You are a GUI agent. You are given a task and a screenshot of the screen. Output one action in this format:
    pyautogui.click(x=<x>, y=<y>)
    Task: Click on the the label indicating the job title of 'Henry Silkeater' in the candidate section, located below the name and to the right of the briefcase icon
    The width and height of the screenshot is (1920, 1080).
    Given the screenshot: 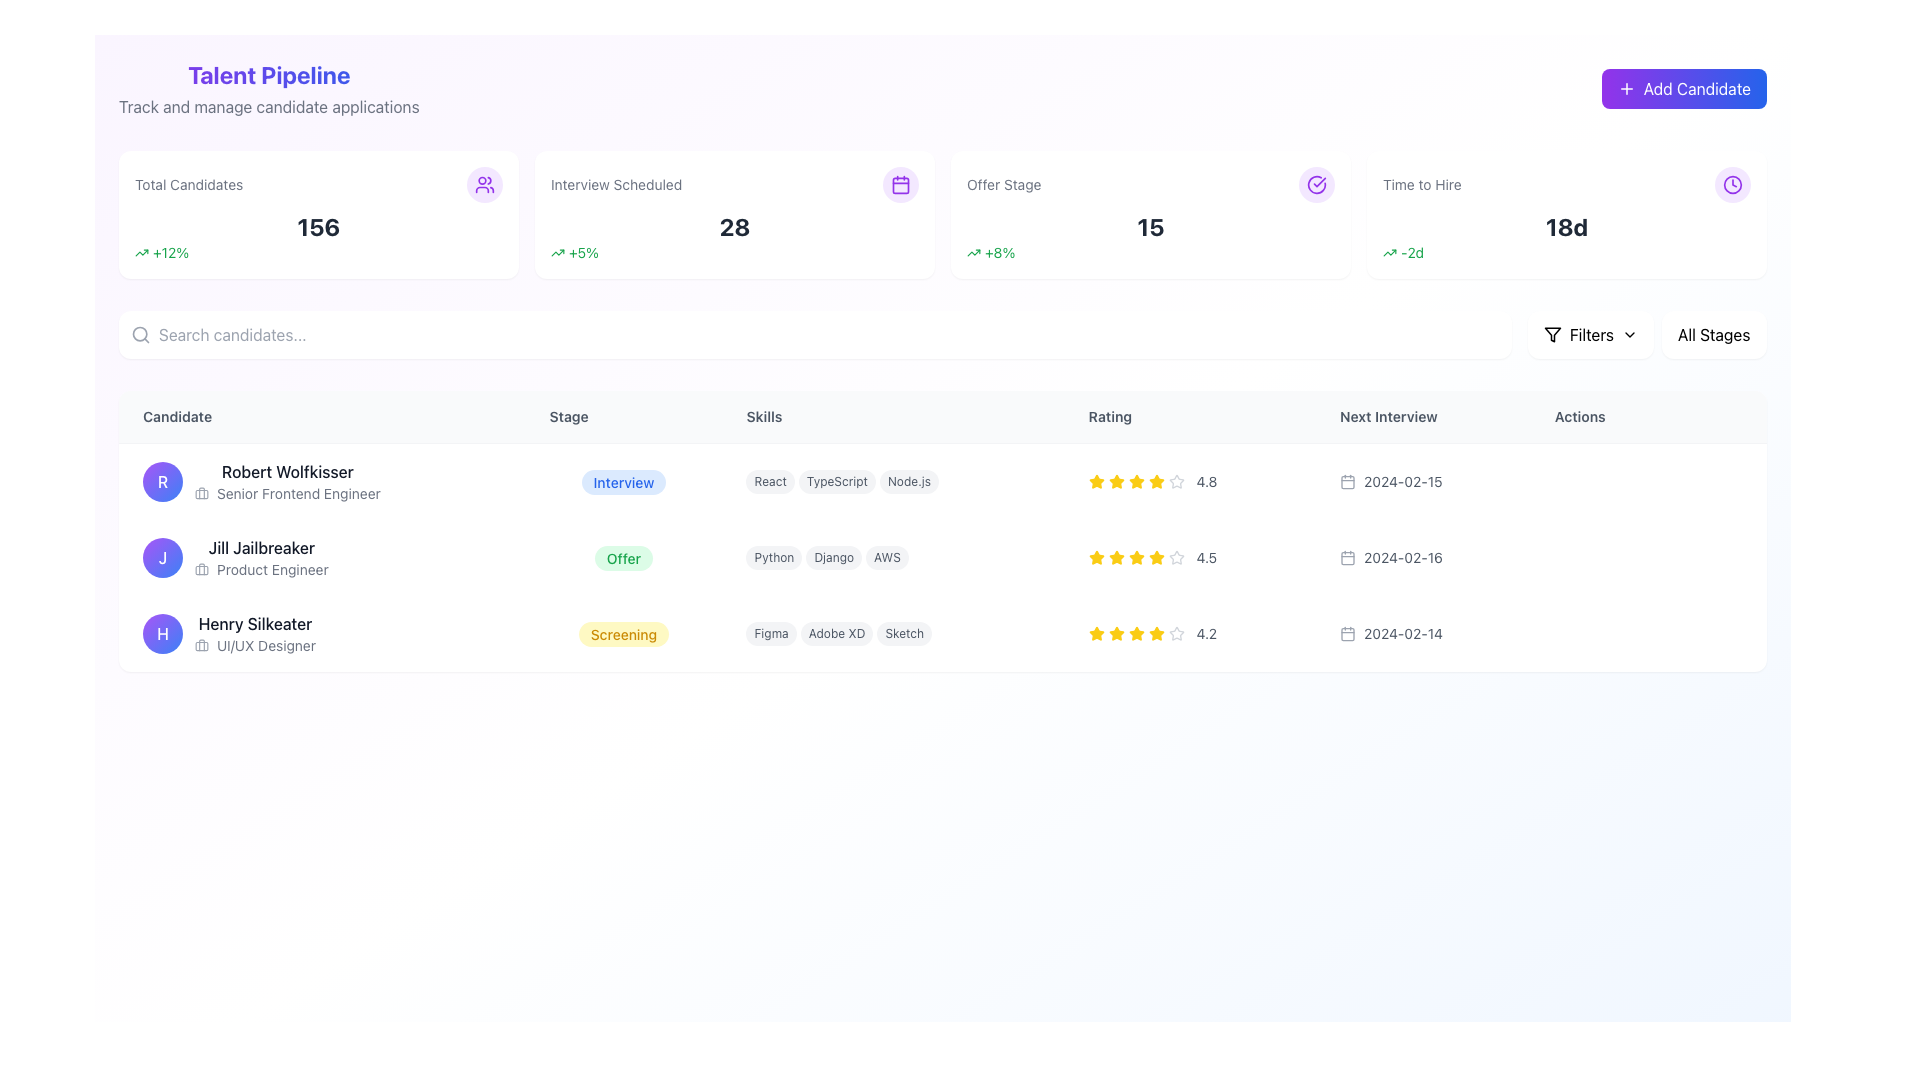 What is the action you would take?
    pyautogui.click(x=265, y=645)
    